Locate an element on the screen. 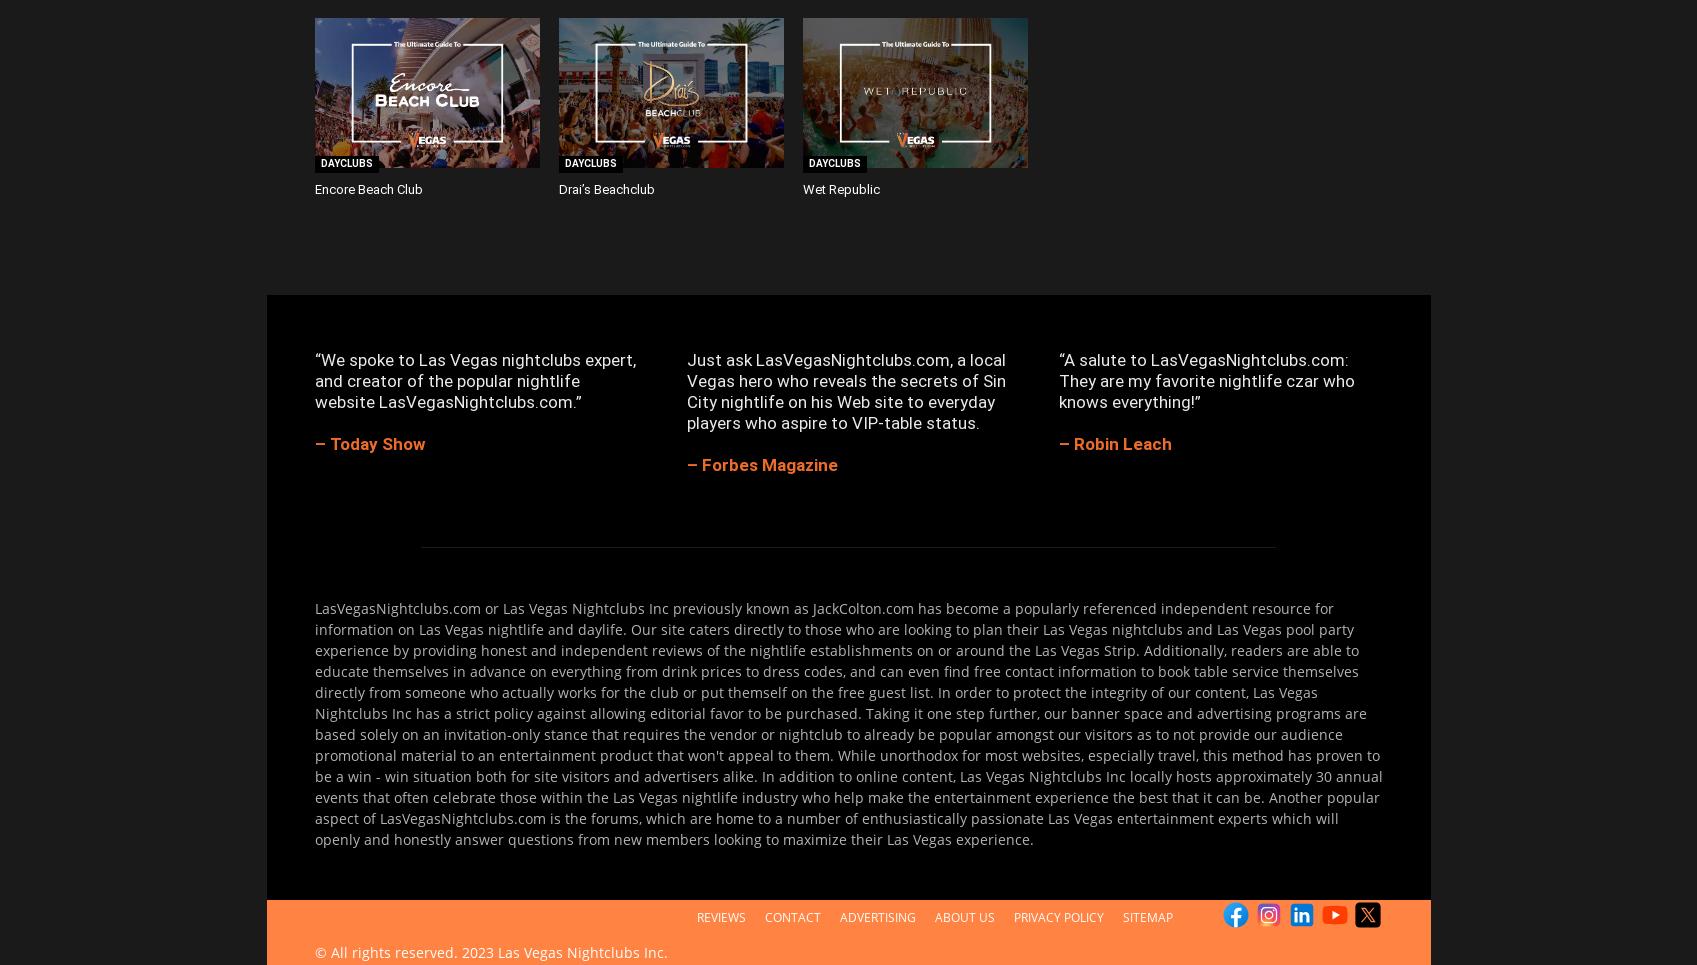 Image resolution: width=1697 pixels, height=965 pixels. '© All rights reserved.' is located at coordinates (386, 951).